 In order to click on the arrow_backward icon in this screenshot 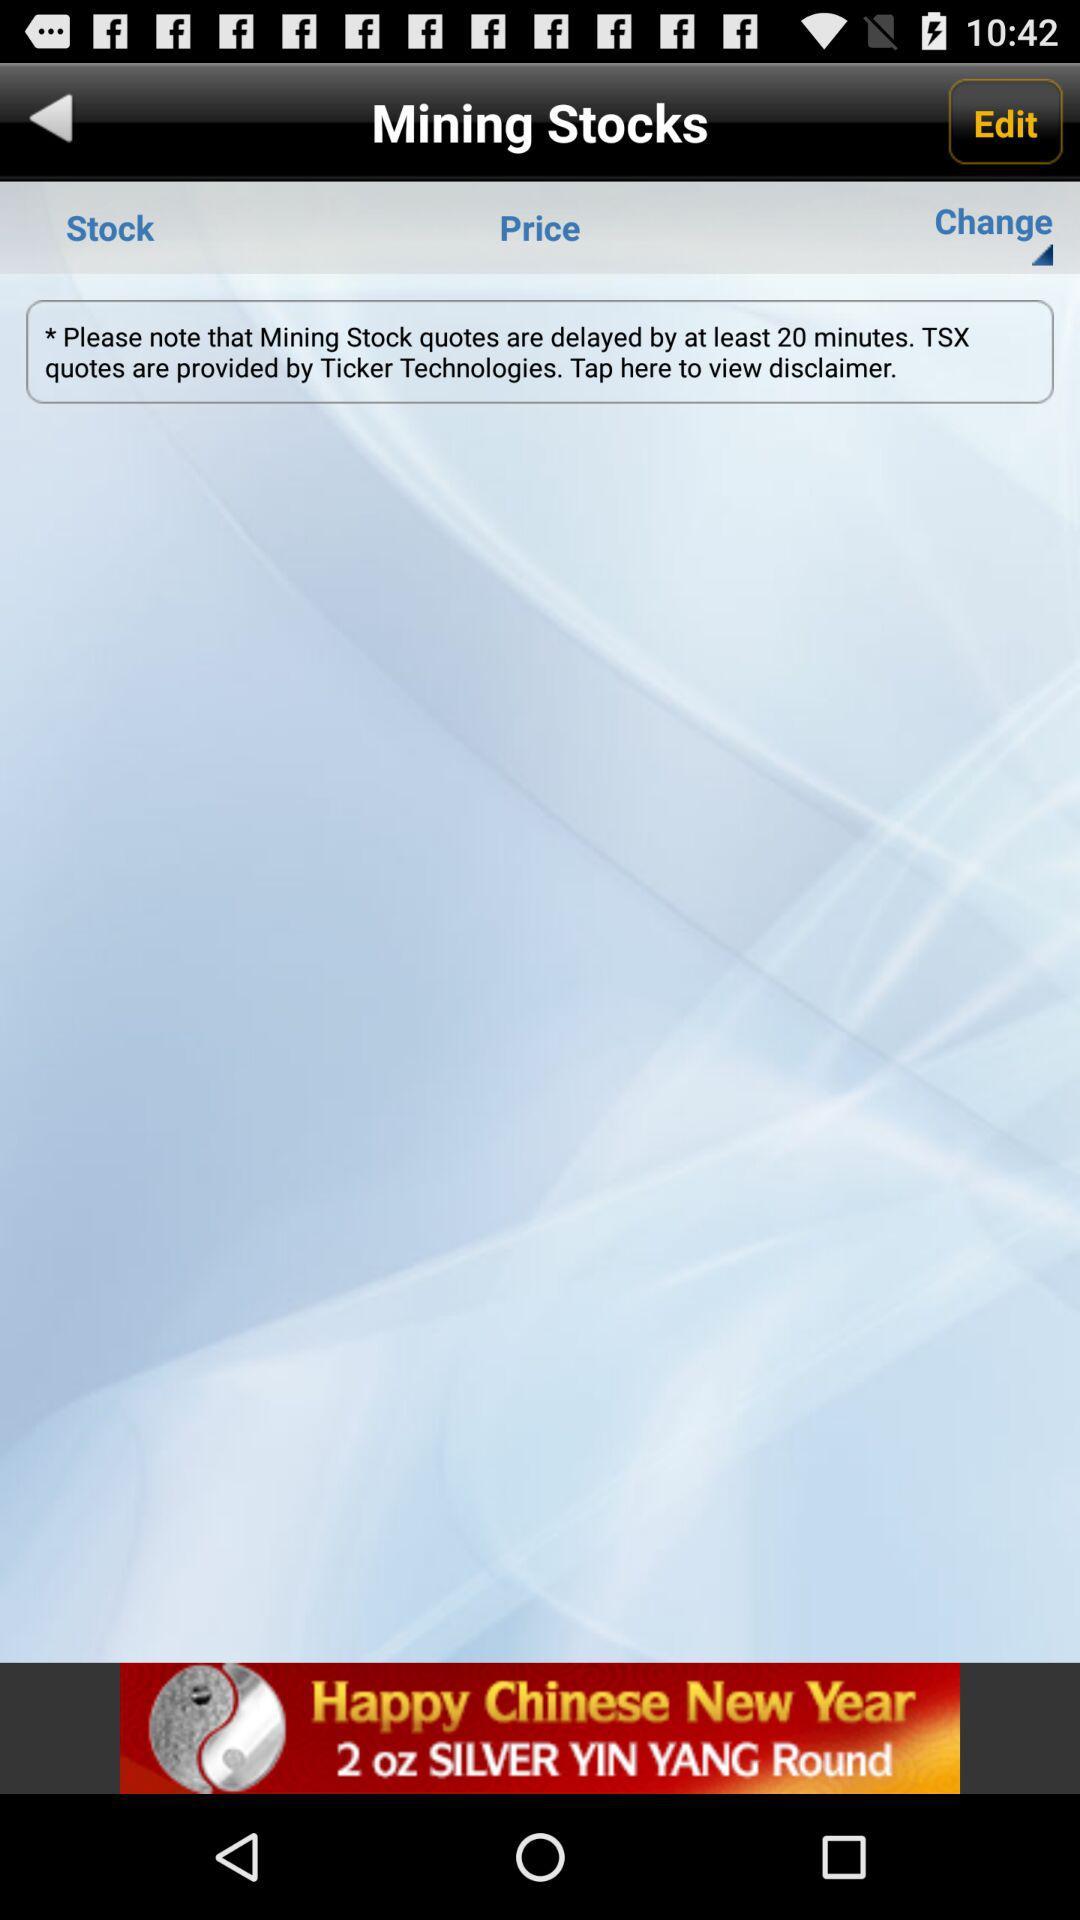, I will do `click(50, 129)`.